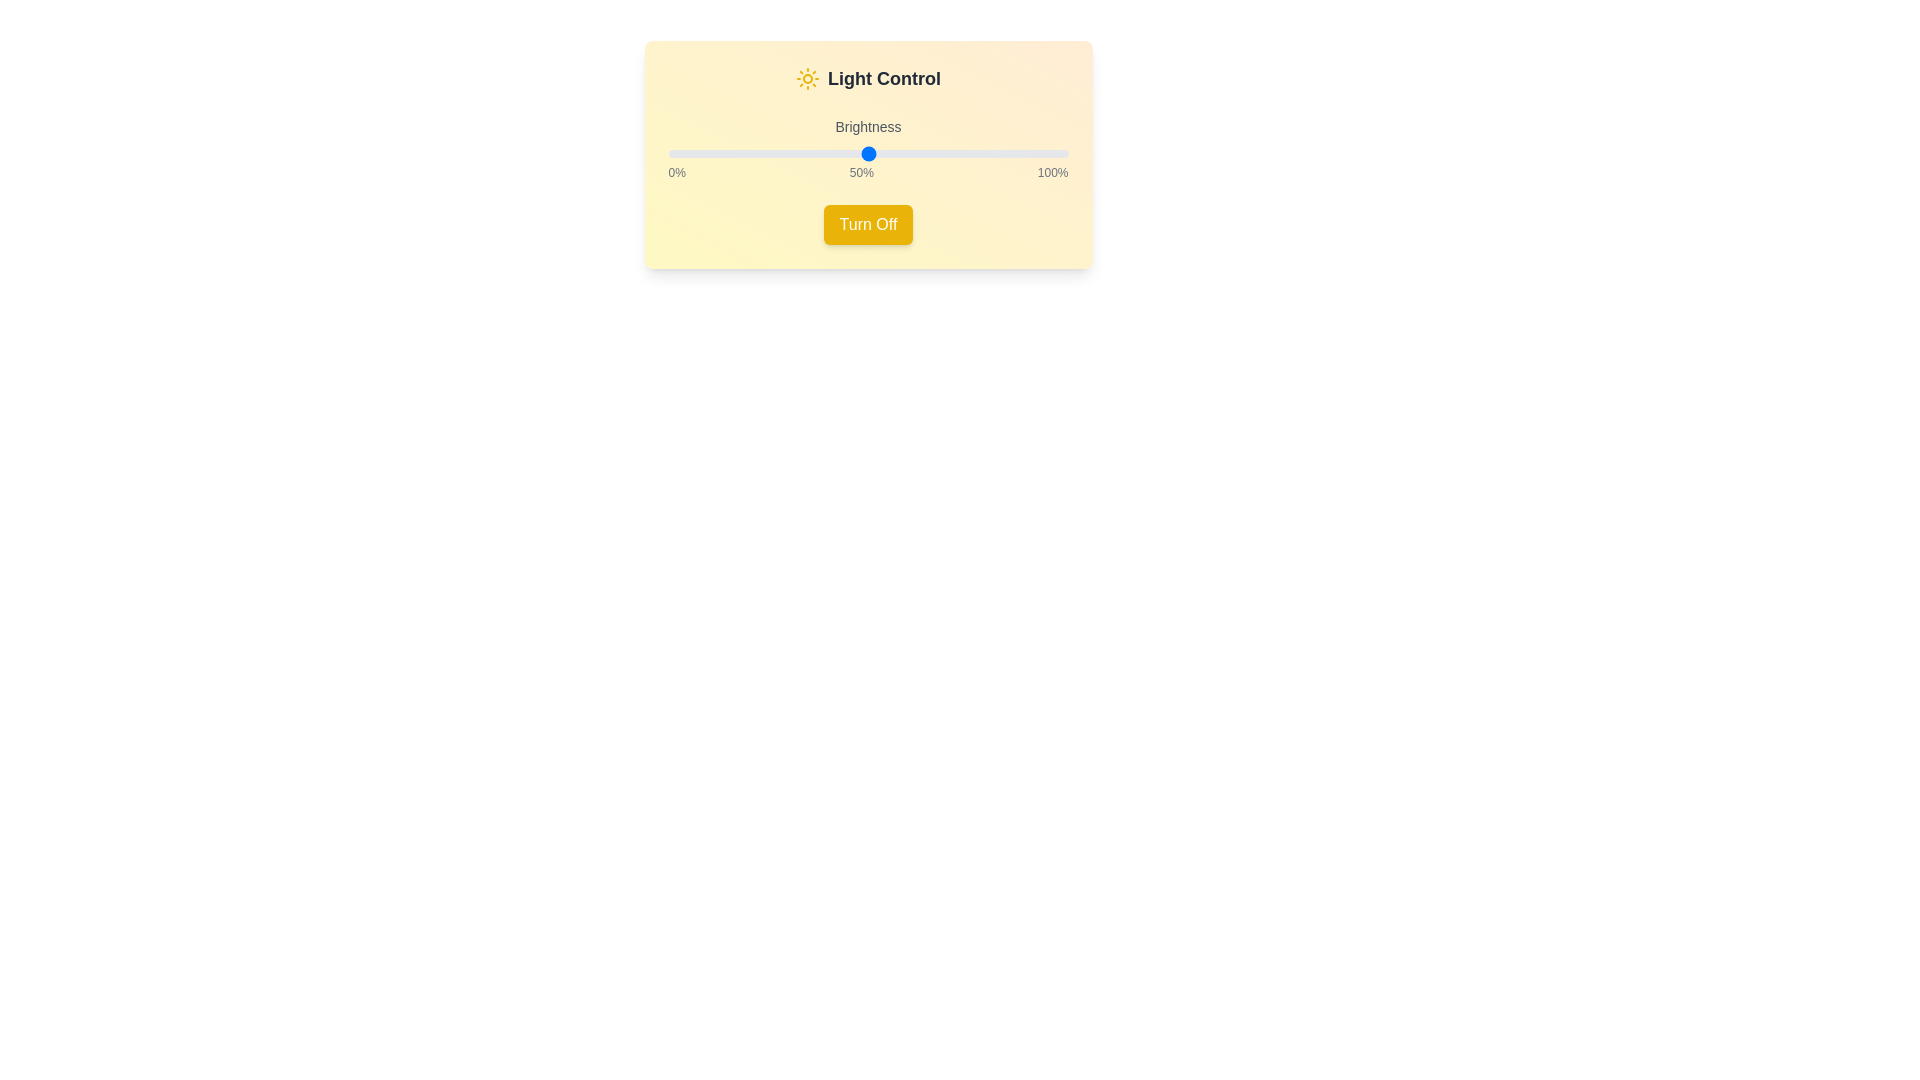 The height and width of the screenshot is (1080, 1920). I want to click on Brightness, so click(891, 153).